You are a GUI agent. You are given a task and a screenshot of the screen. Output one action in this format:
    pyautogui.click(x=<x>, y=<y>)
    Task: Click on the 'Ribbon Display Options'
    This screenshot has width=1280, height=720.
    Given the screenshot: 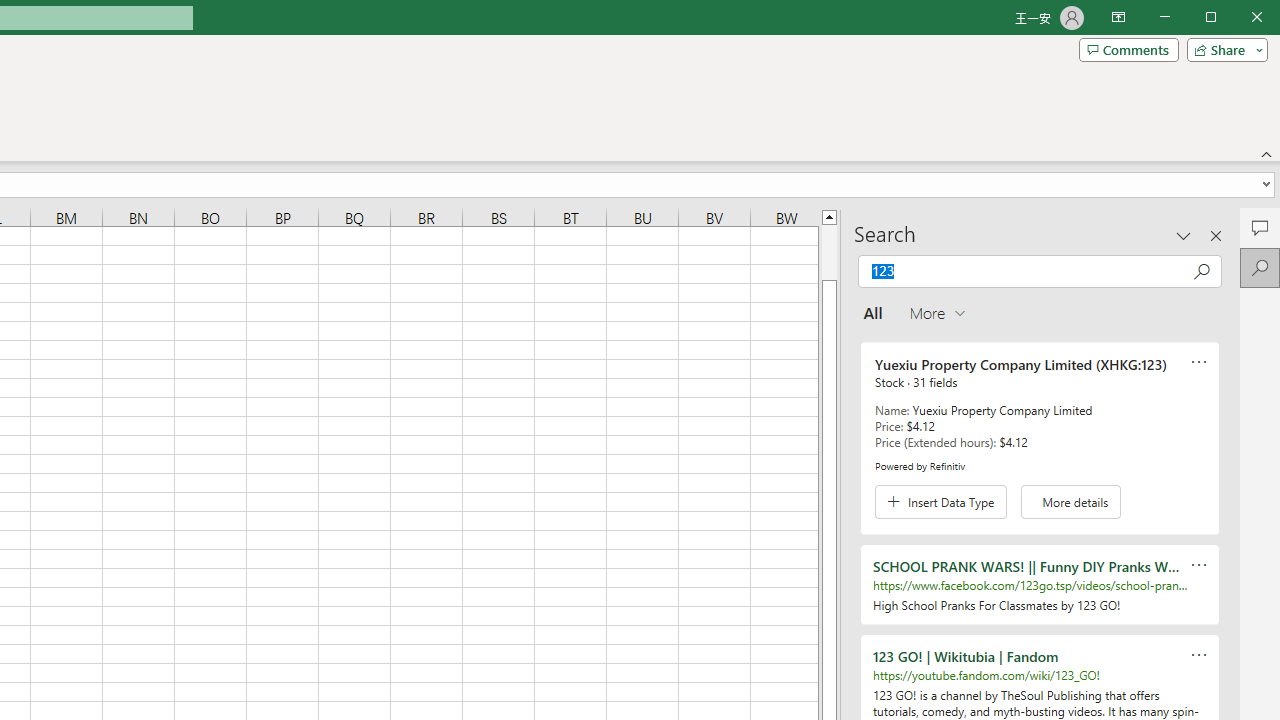 What is the action you would take?
    pyautogui.click(x=1117, y=18)
    